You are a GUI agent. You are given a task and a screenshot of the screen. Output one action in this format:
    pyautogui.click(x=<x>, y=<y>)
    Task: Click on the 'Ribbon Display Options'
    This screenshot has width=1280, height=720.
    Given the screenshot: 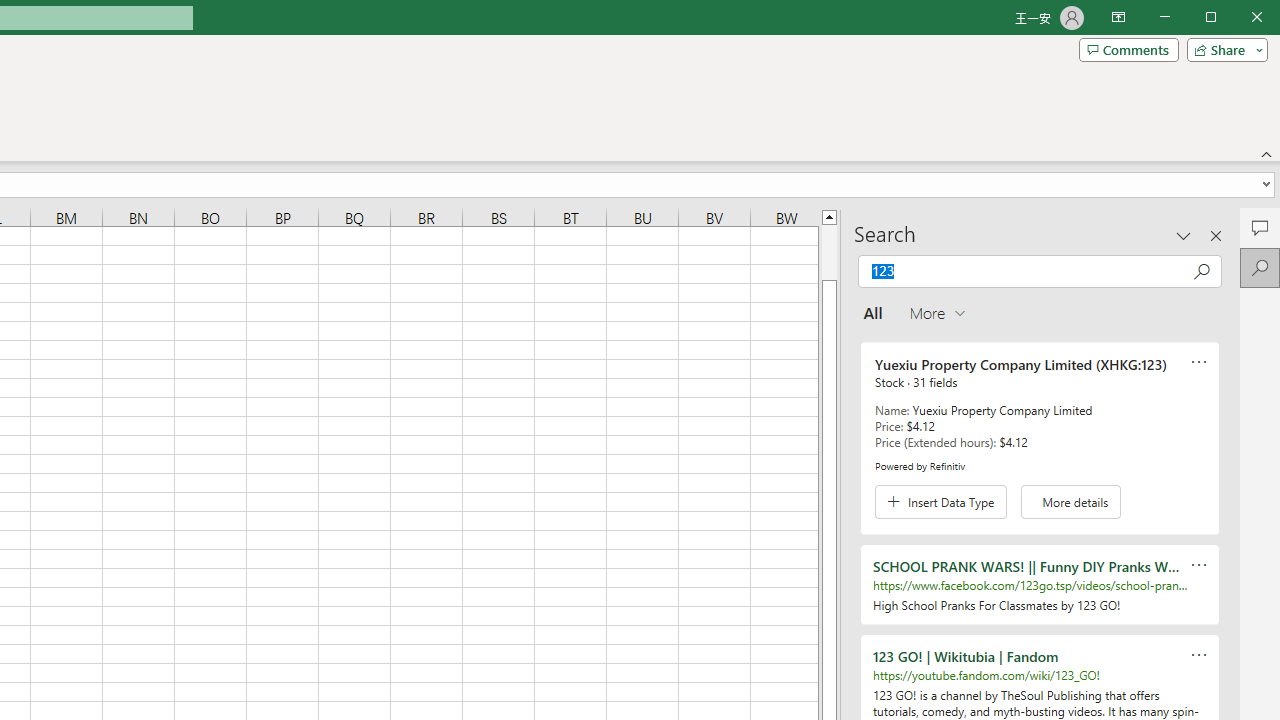 What is the action you would take?
    pyautogui.click(x=1117, y=18)
    